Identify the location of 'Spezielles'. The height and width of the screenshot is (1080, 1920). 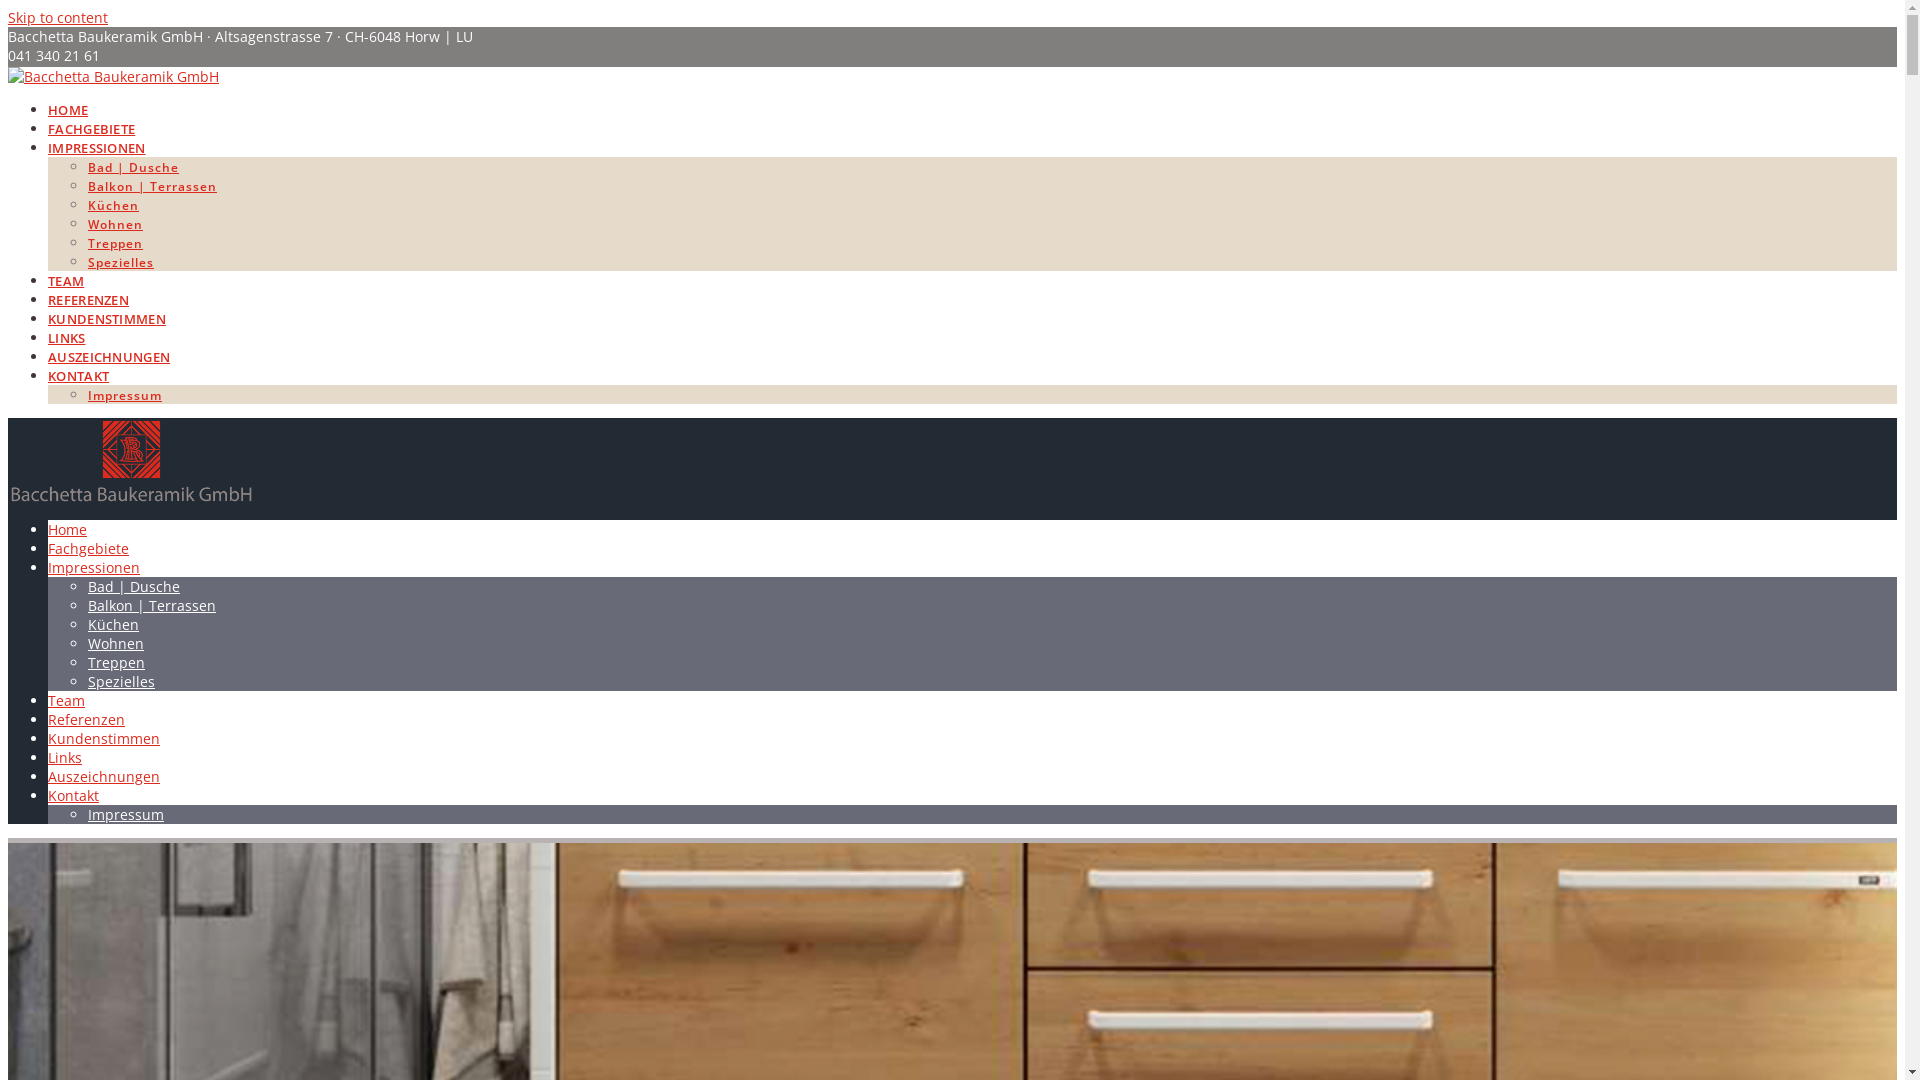
(119, 261).